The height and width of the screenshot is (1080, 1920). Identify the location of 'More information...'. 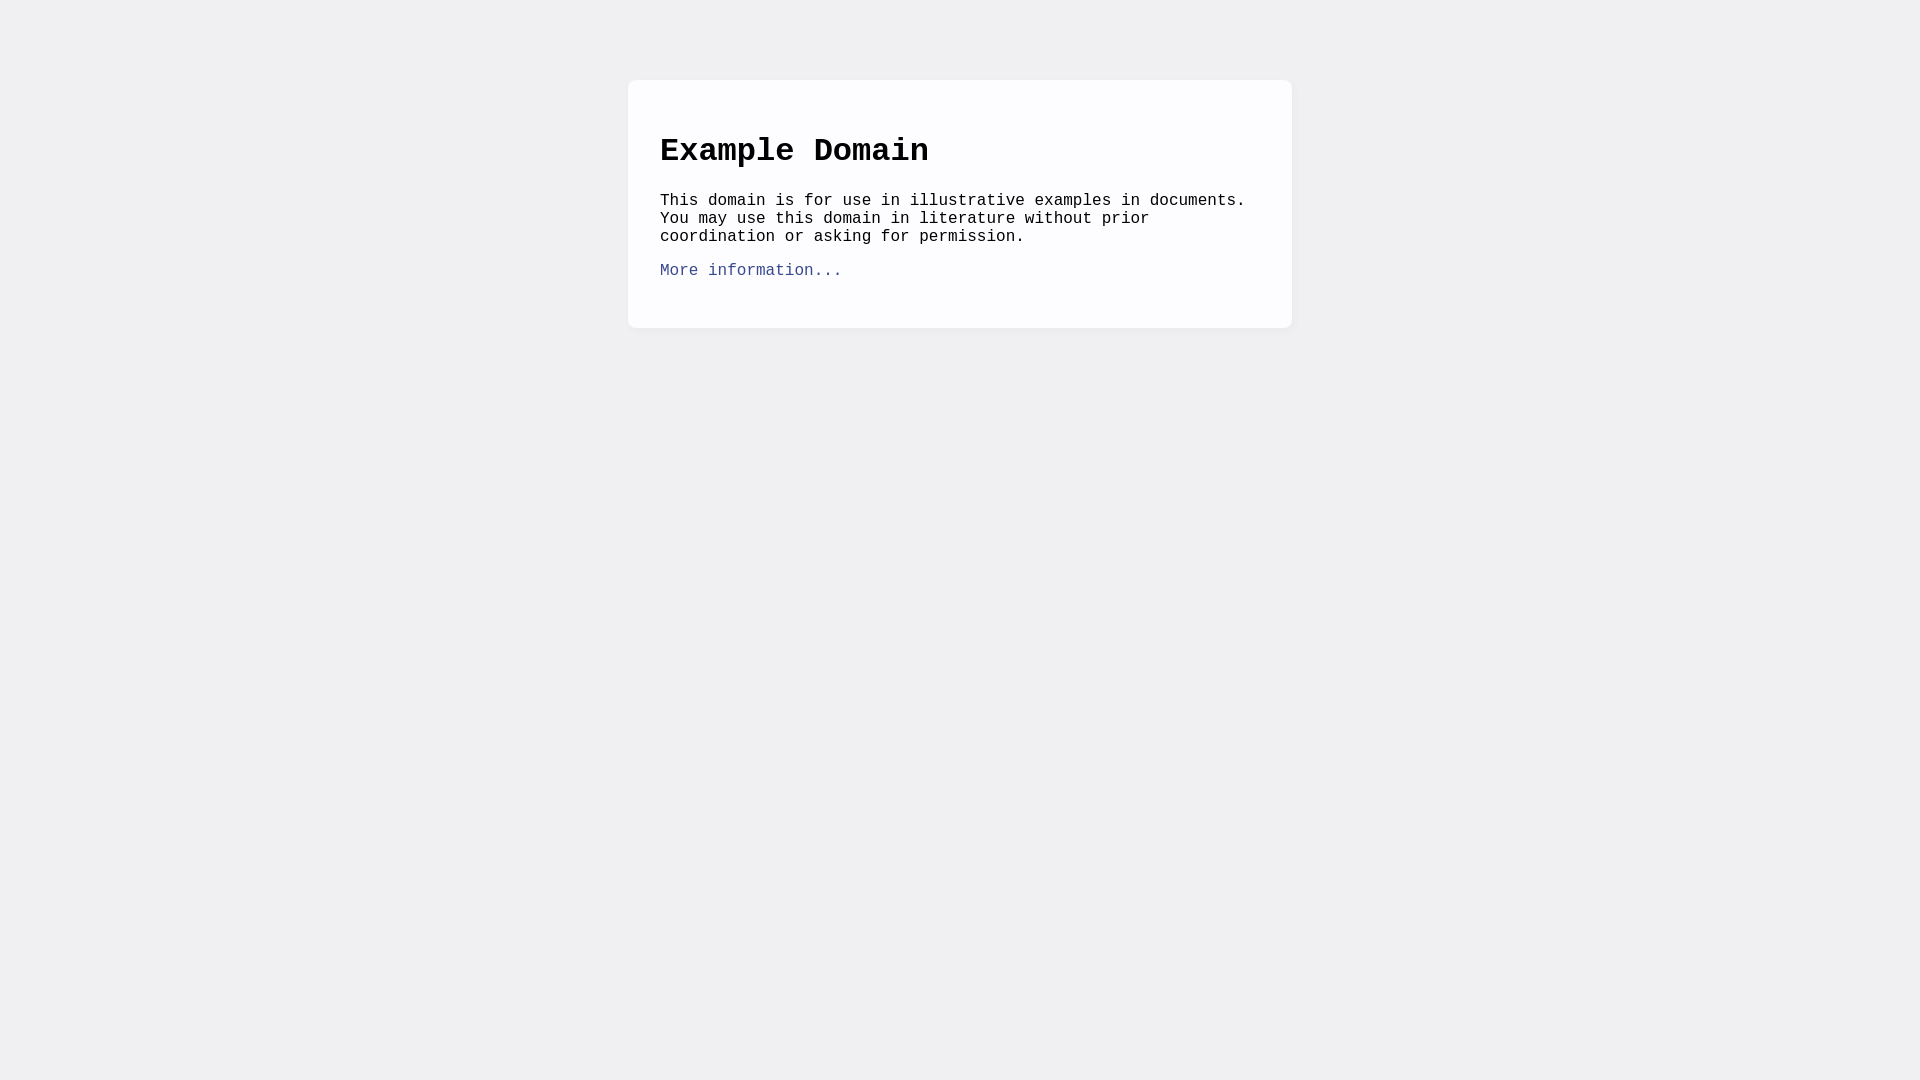
(749, 270).